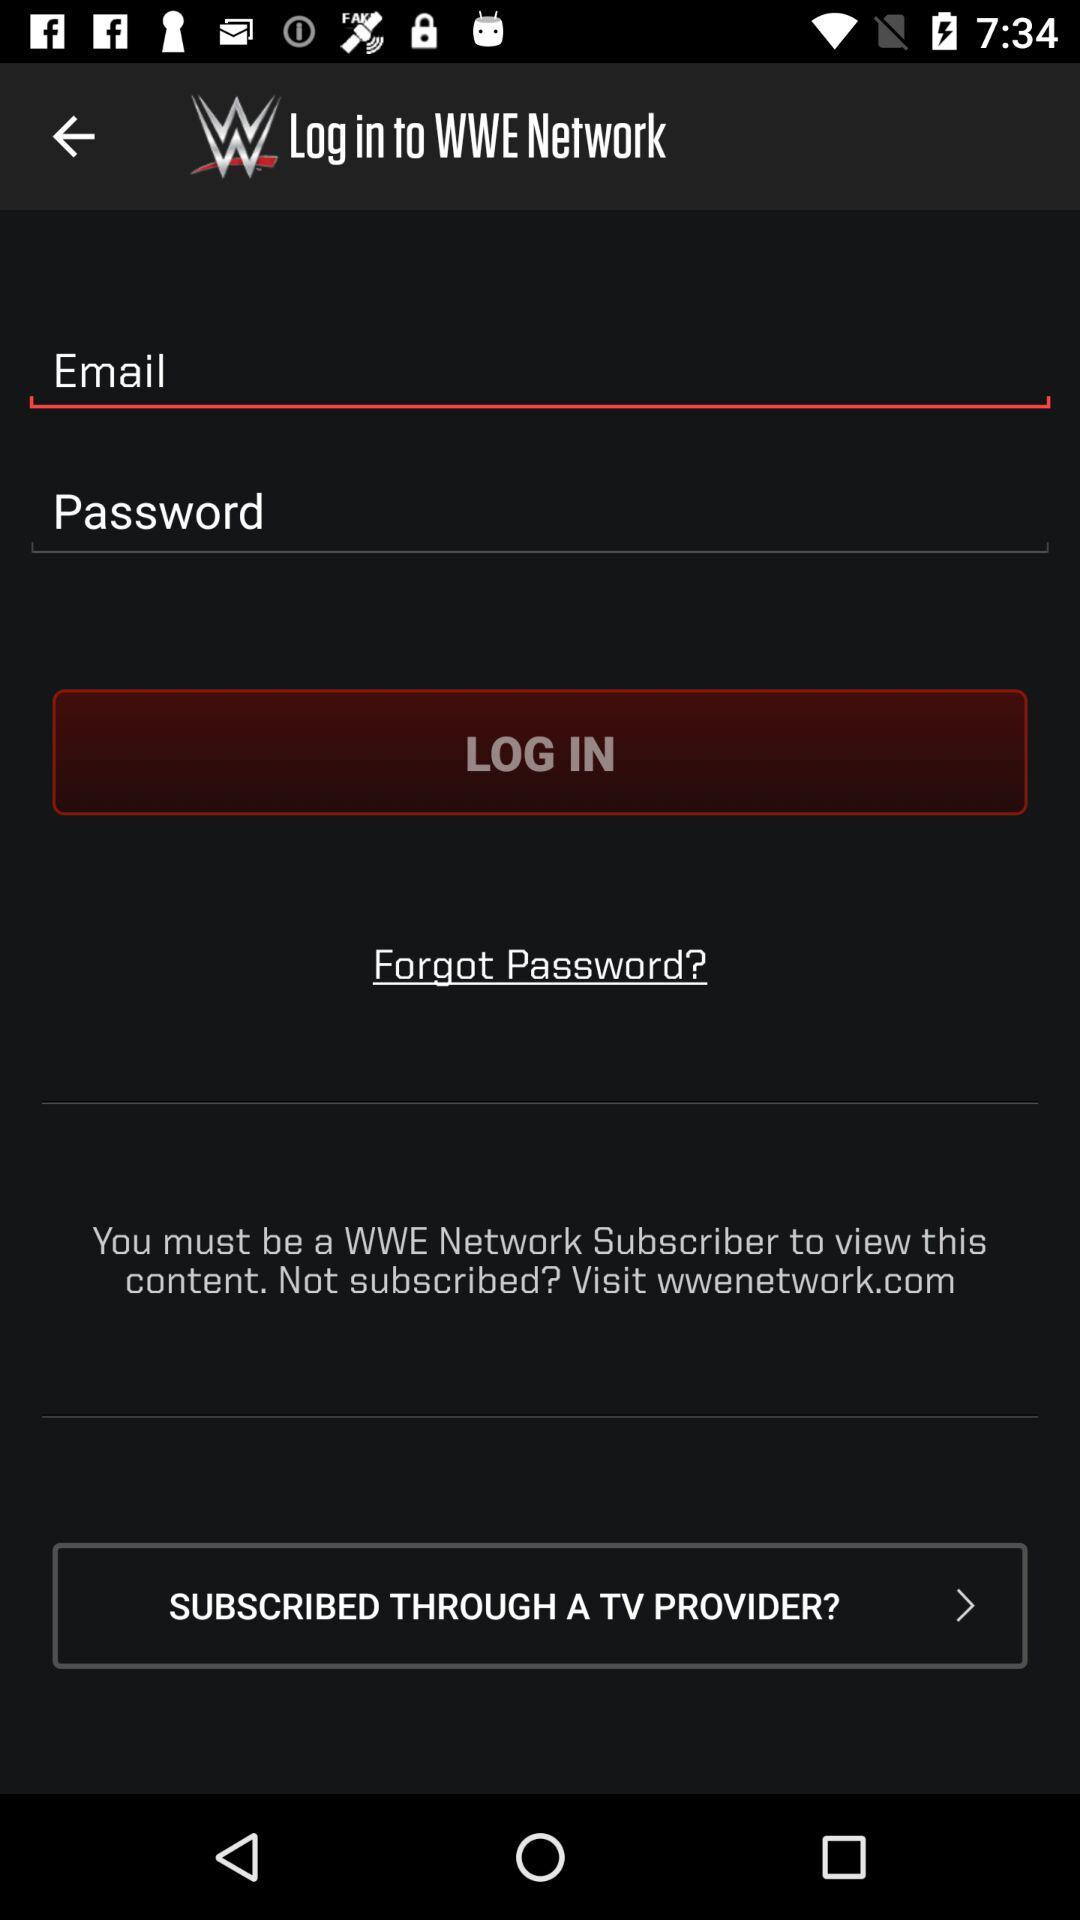 This screenshot has height=1920, width=1080. I want to click on forgot password?, so click(540, 963).